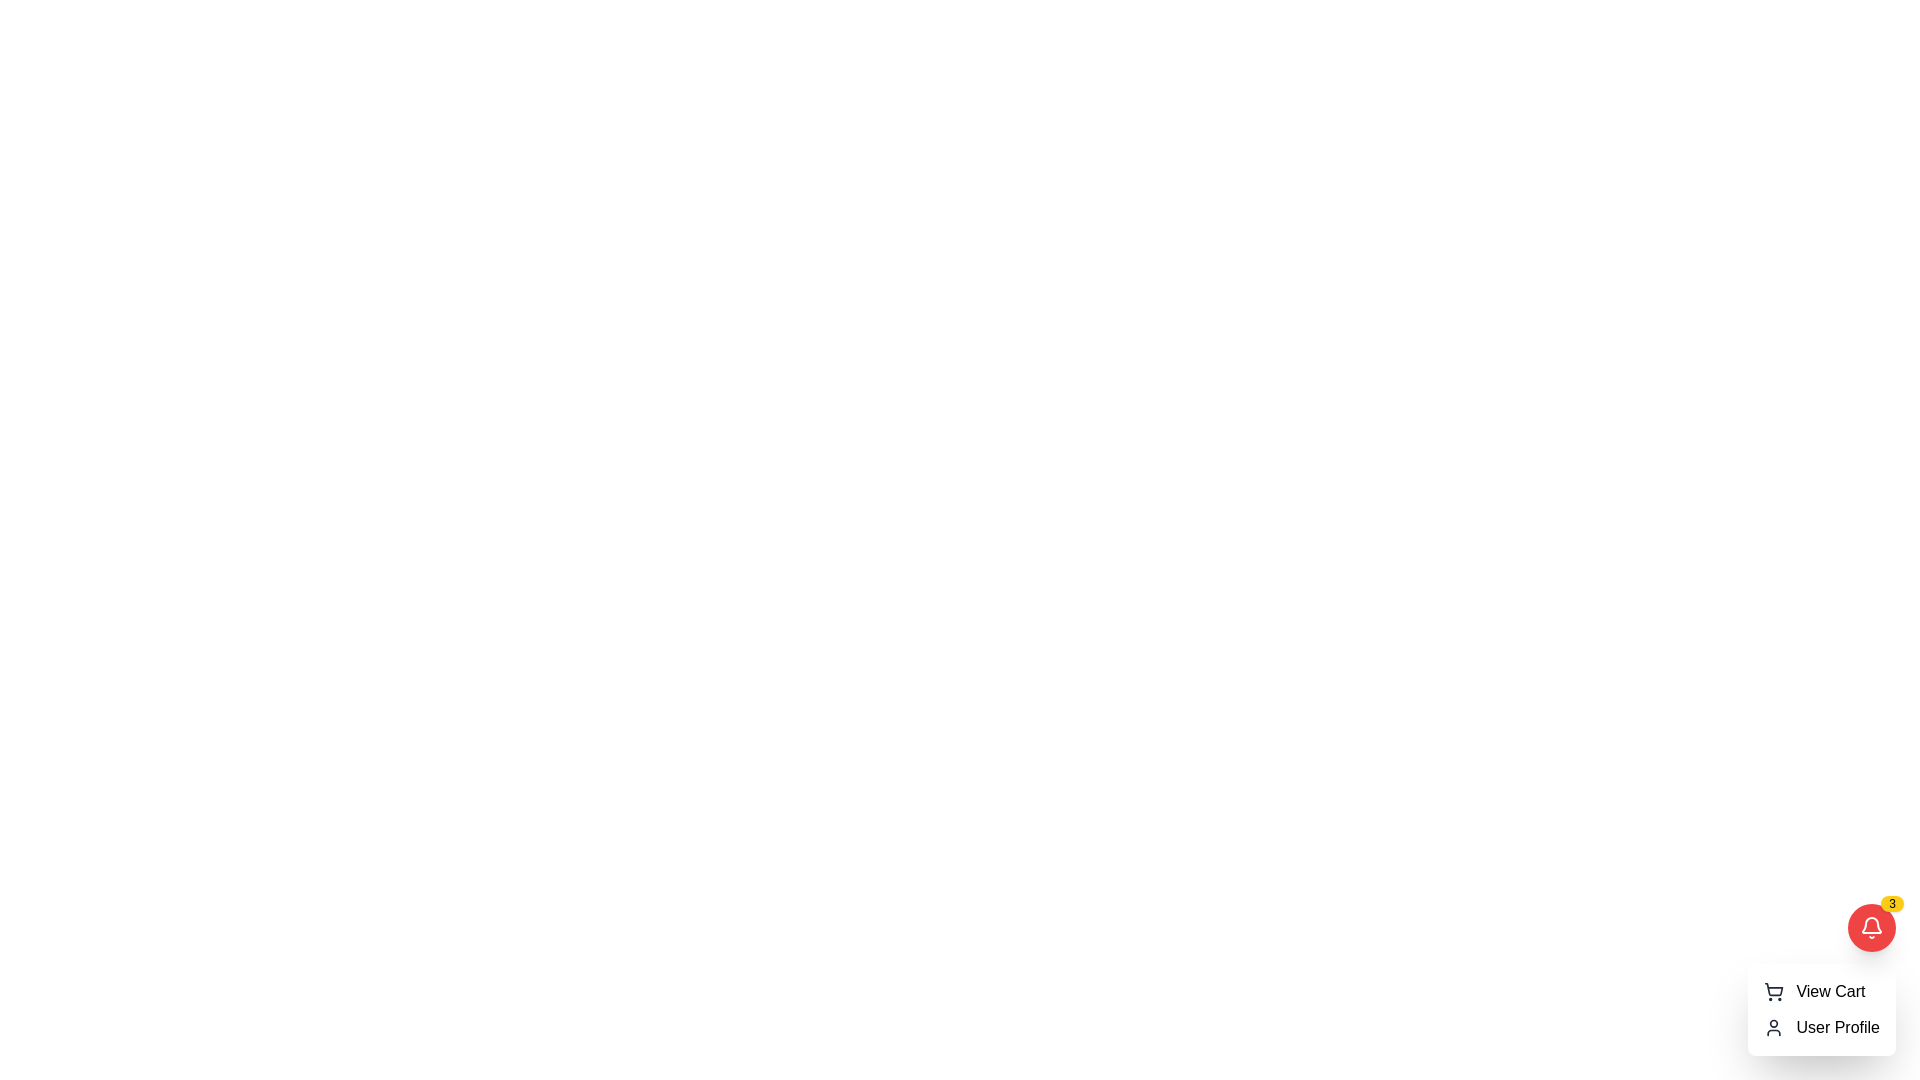  Describe the element at coordinates (1838, 1028) in the screenshot. I see `the 'User Profile' text label, which is styled in black and located at the bottom-right corner of the interface, below the shopping cart and user profile icons` at that location.